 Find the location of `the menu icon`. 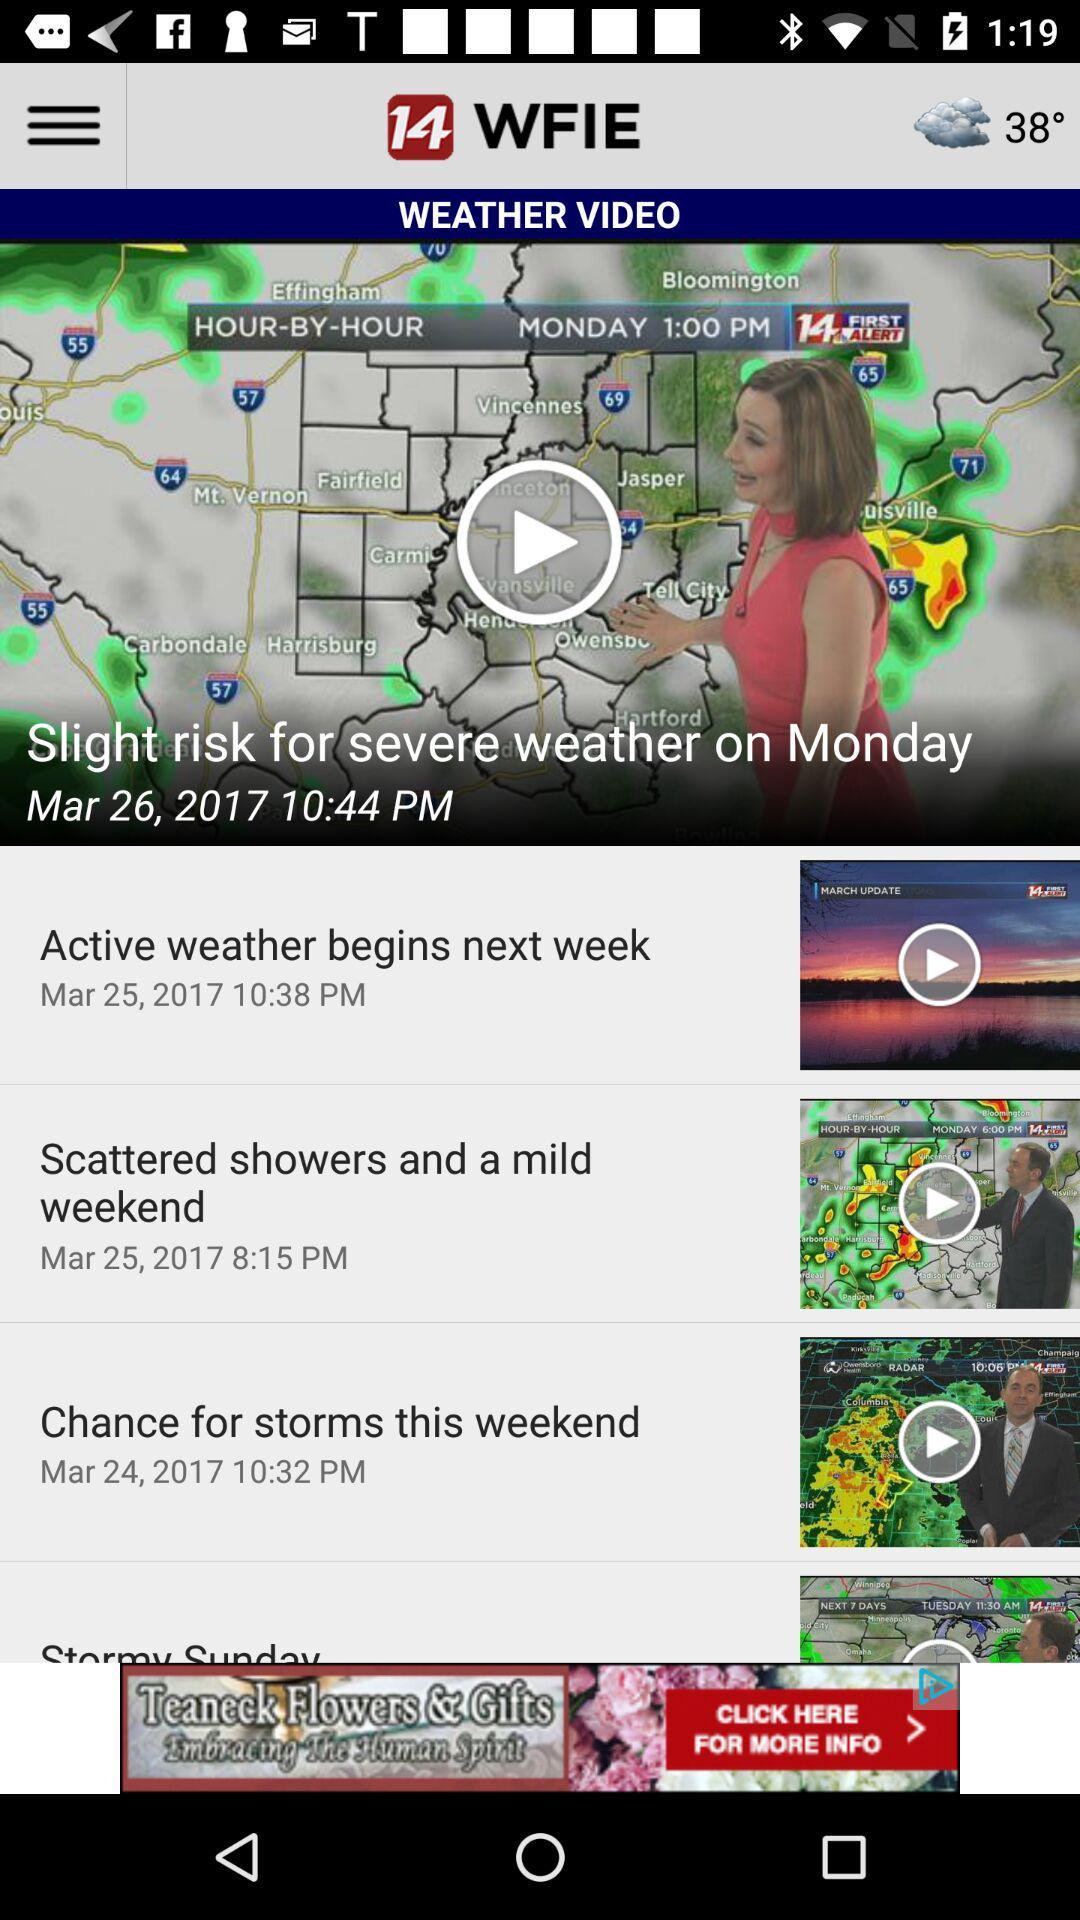

the menu icon is located at coordinates (61, 124).